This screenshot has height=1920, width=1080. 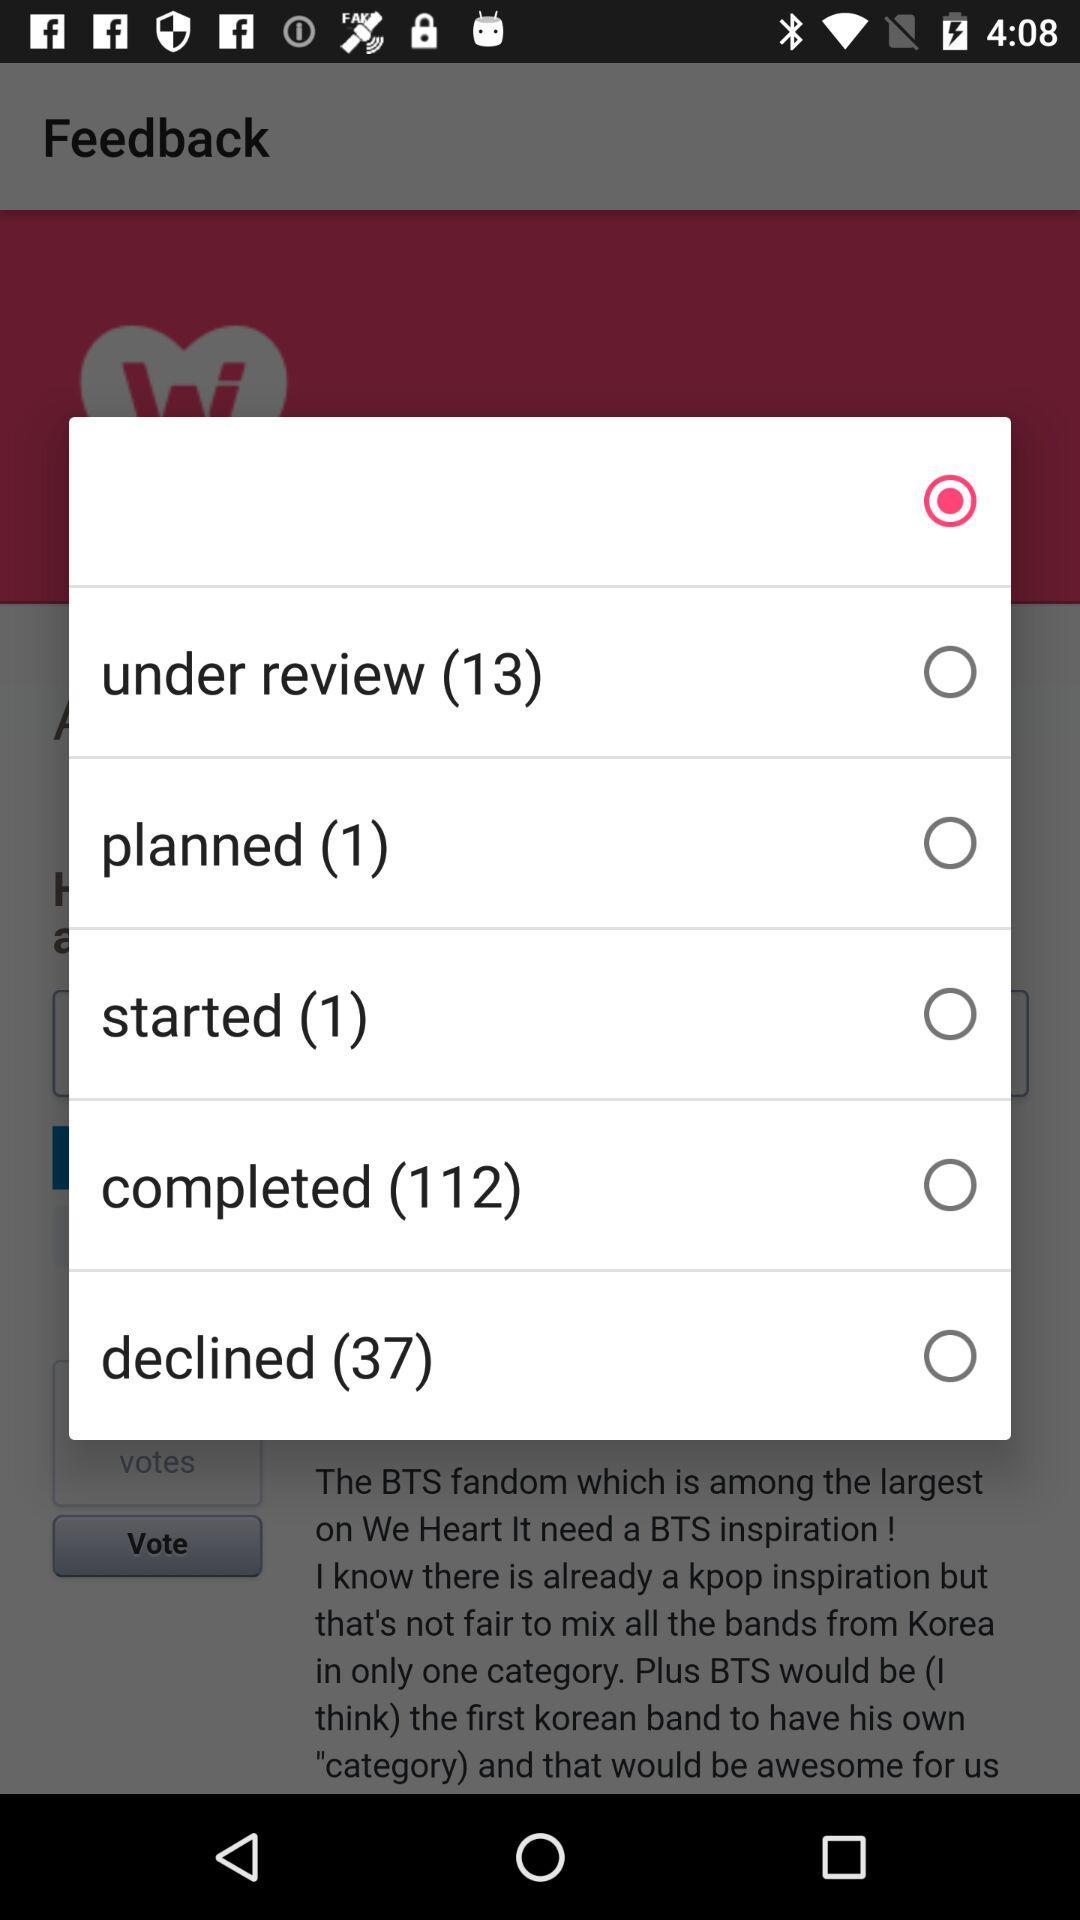 I want to click on the icon below started (1) icon, so click(x=540, y=1185).